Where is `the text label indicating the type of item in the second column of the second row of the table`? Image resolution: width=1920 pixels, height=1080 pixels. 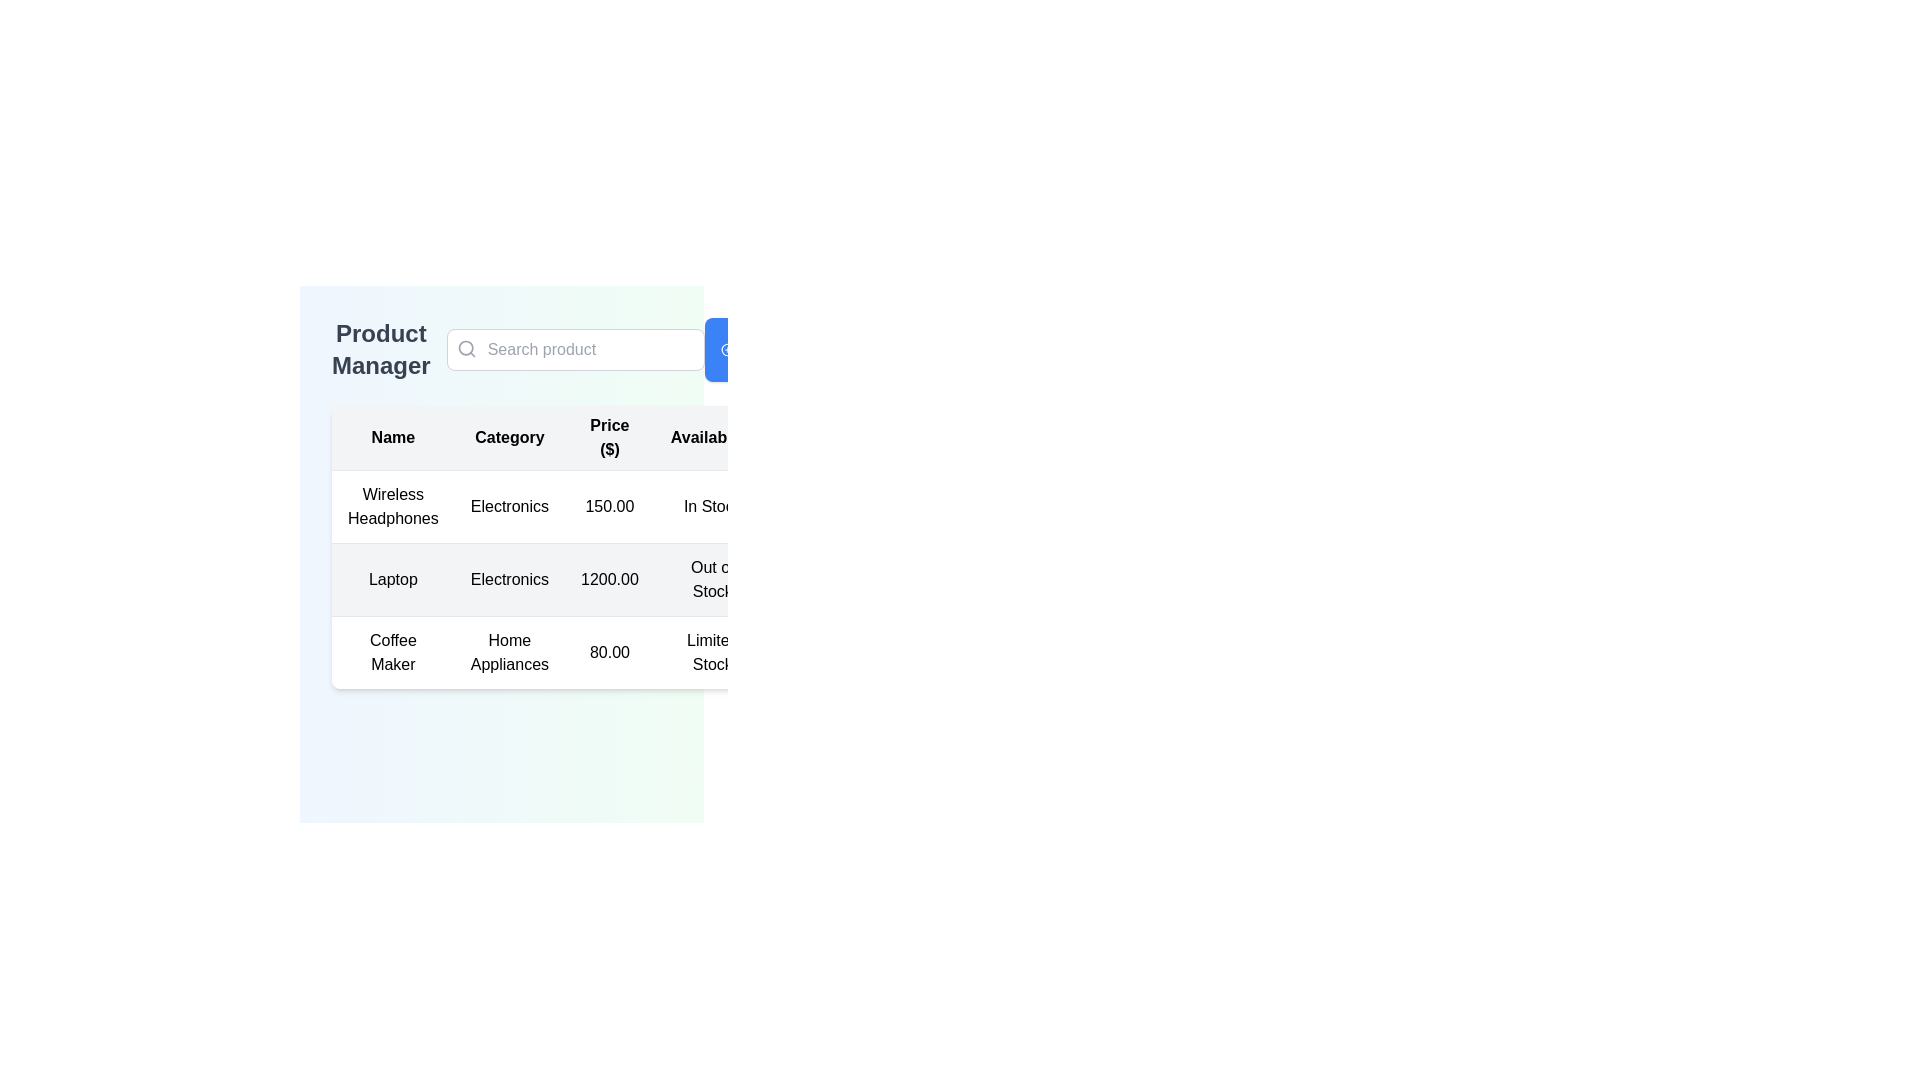 the text label indicating the type of item in the second column of the second row of the table is located at coordinates (509, 579).